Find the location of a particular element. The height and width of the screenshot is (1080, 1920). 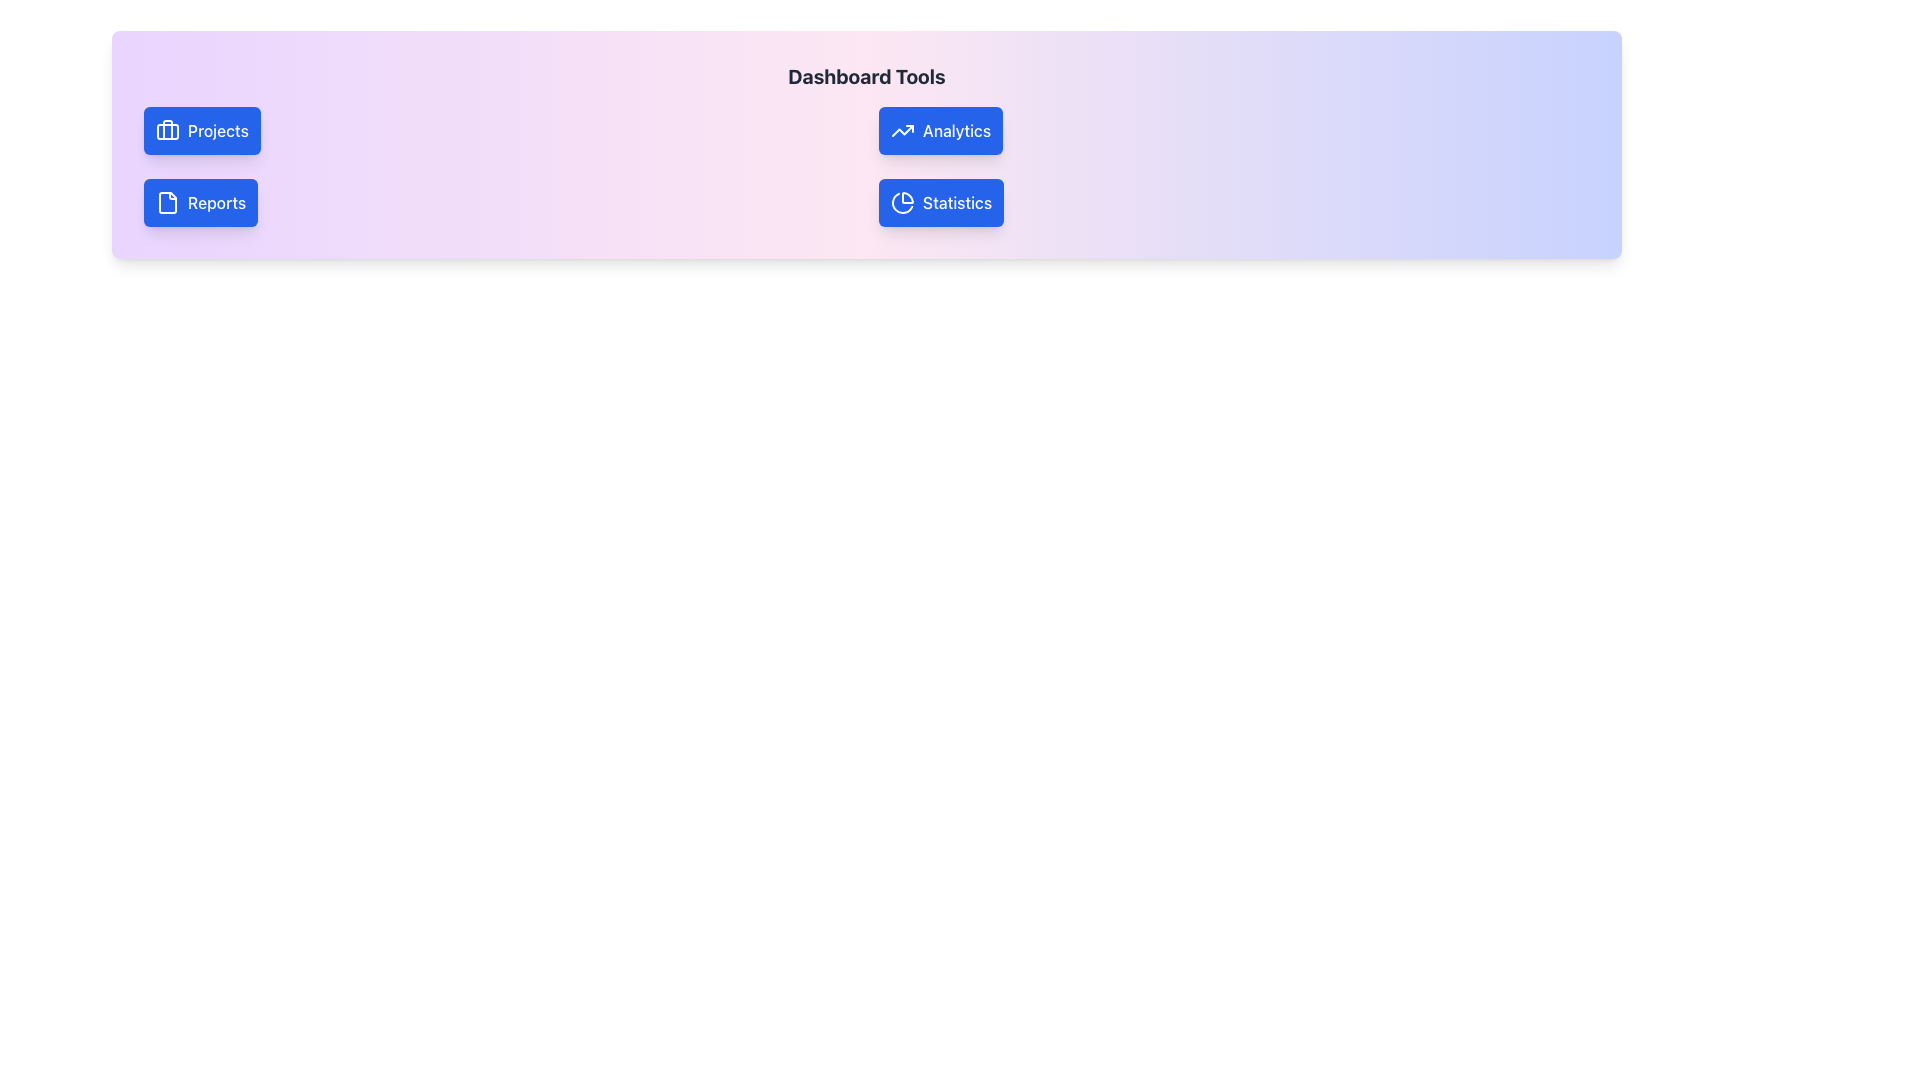

the bold and large-sized text label reading 'Dashboard Tools' located at the top-center of the interface, which is styled prominently against a gradient background is located at coordinates (867, 76).